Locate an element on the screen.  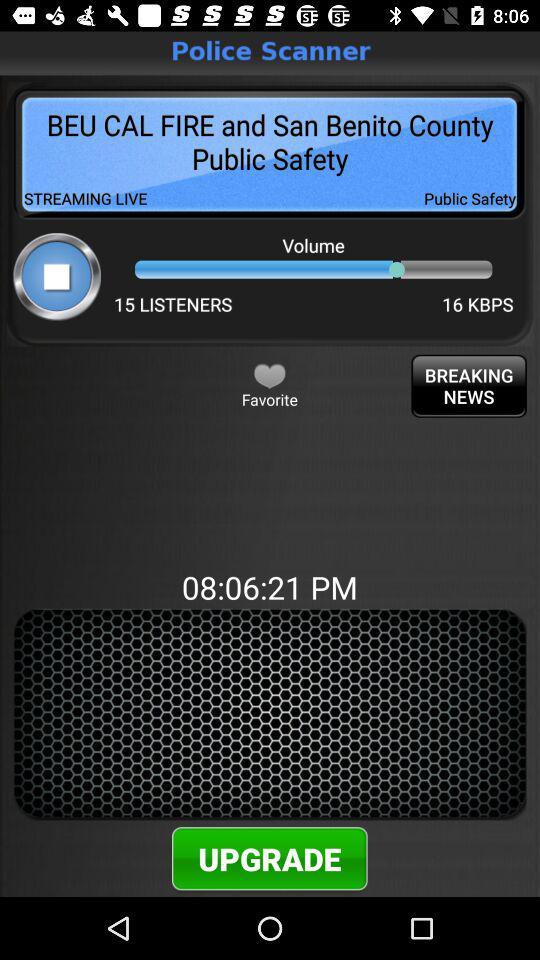
stop feed is located at coordinates (57, 275).